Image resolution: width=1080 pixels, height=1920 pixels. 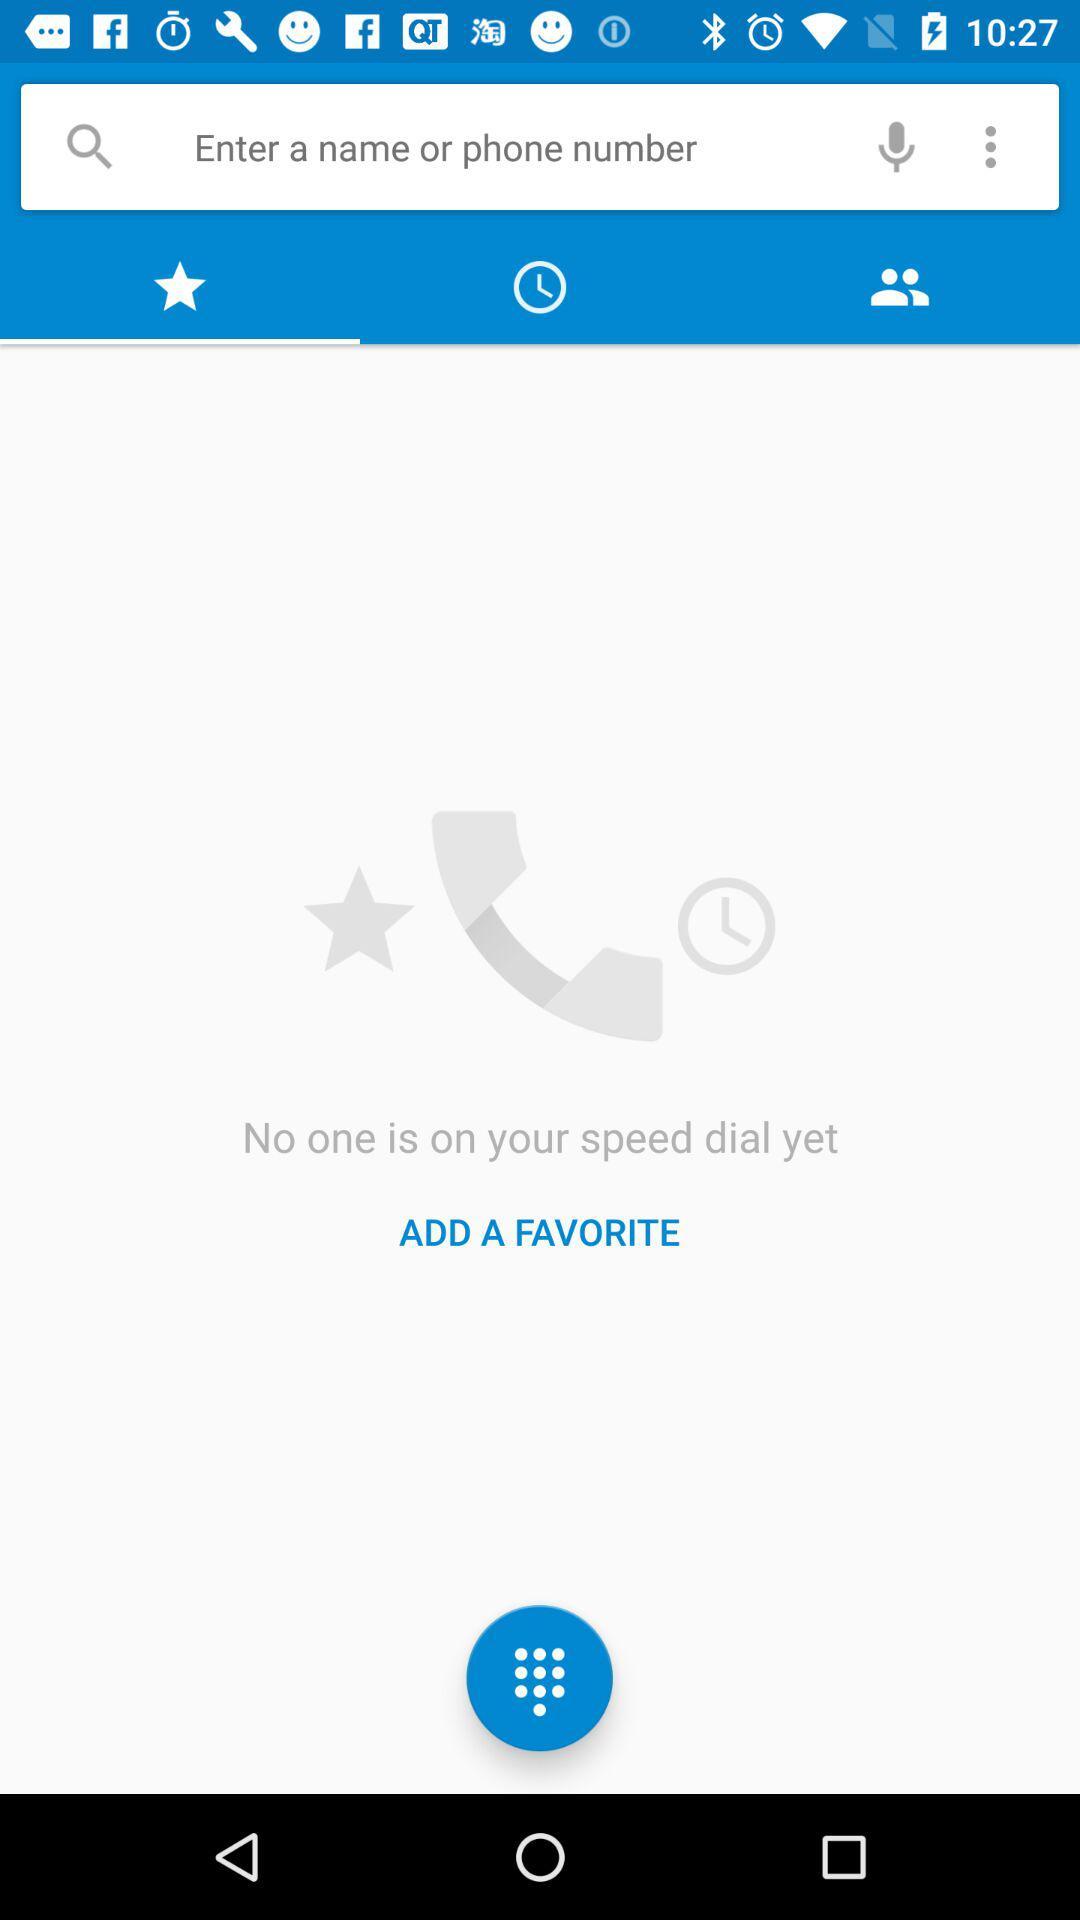 I want to click on the dialpad icon, so click(x=540, y=1678).